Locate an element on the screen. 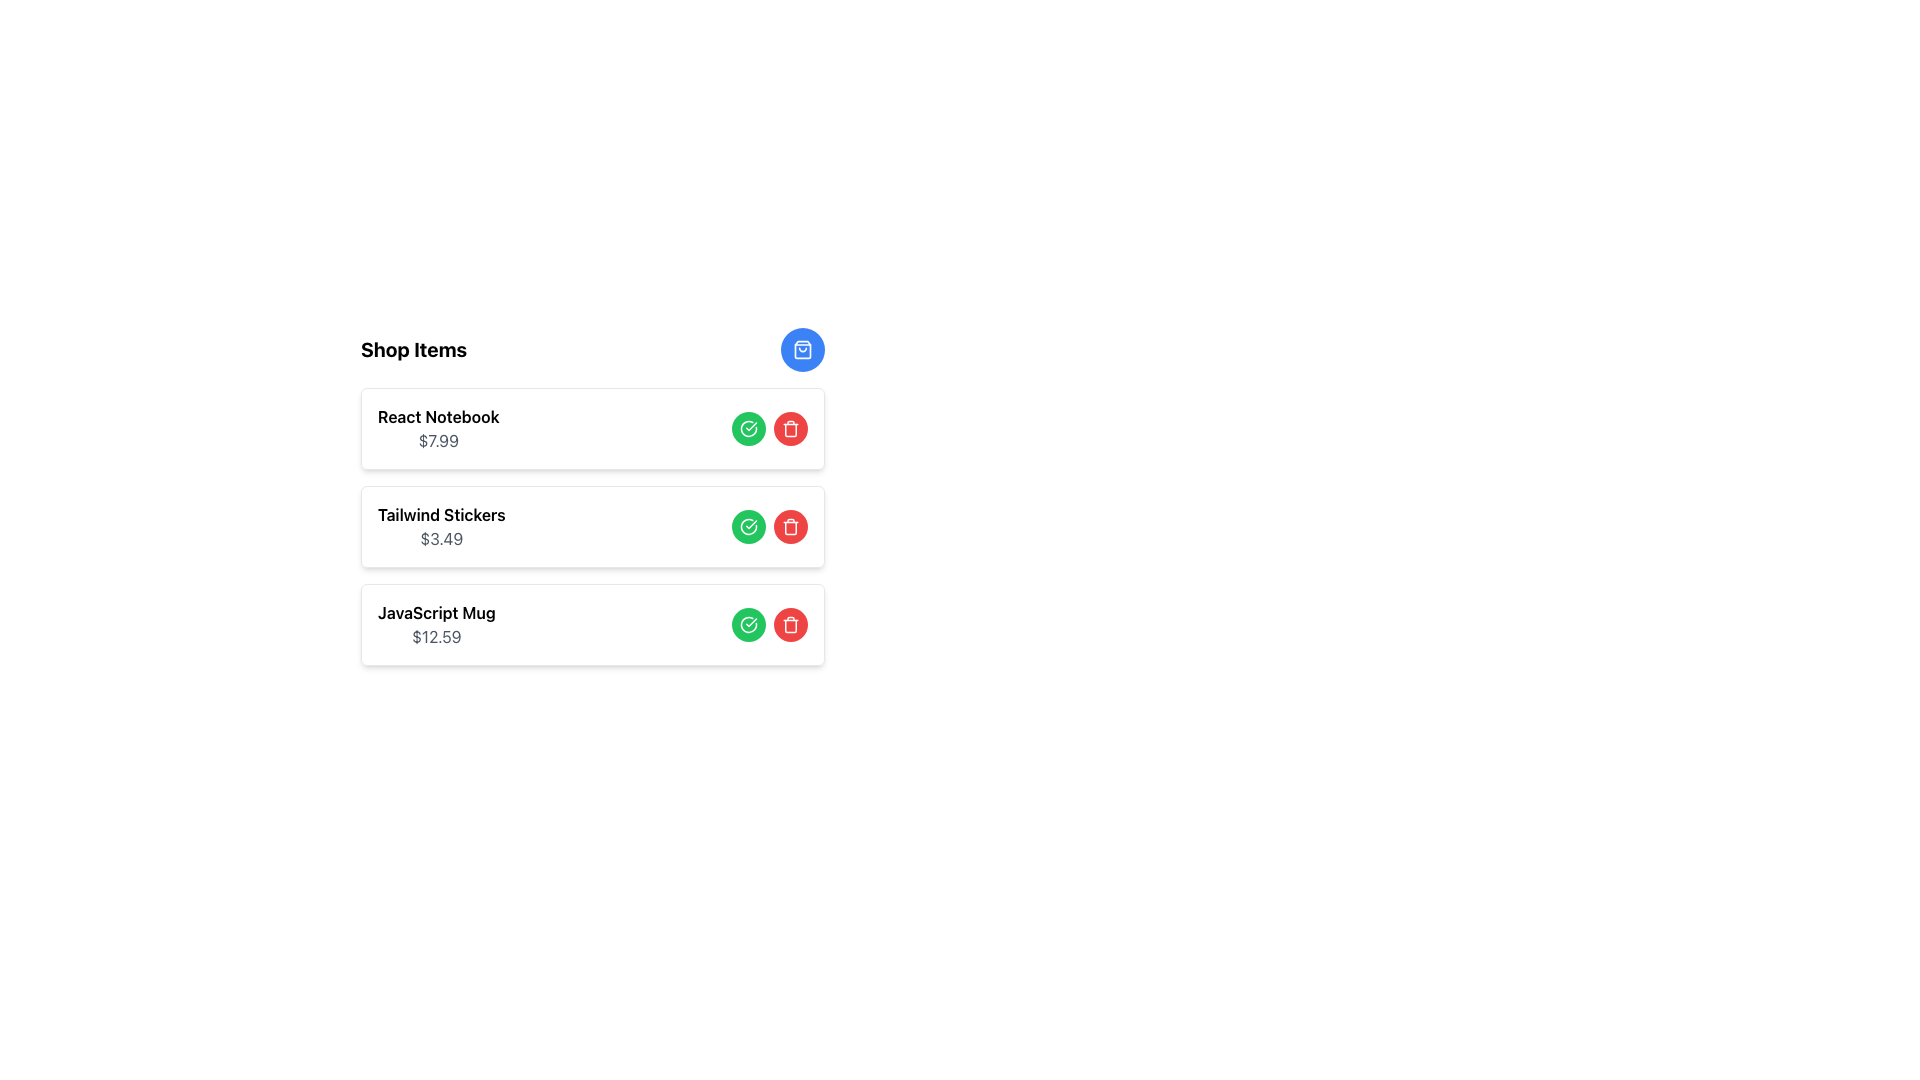 The image size is (1920, 1080). text content of the title and price display for the 'JavaScript Mug' item located at the top left of its card is located at coordinates (435, 623).